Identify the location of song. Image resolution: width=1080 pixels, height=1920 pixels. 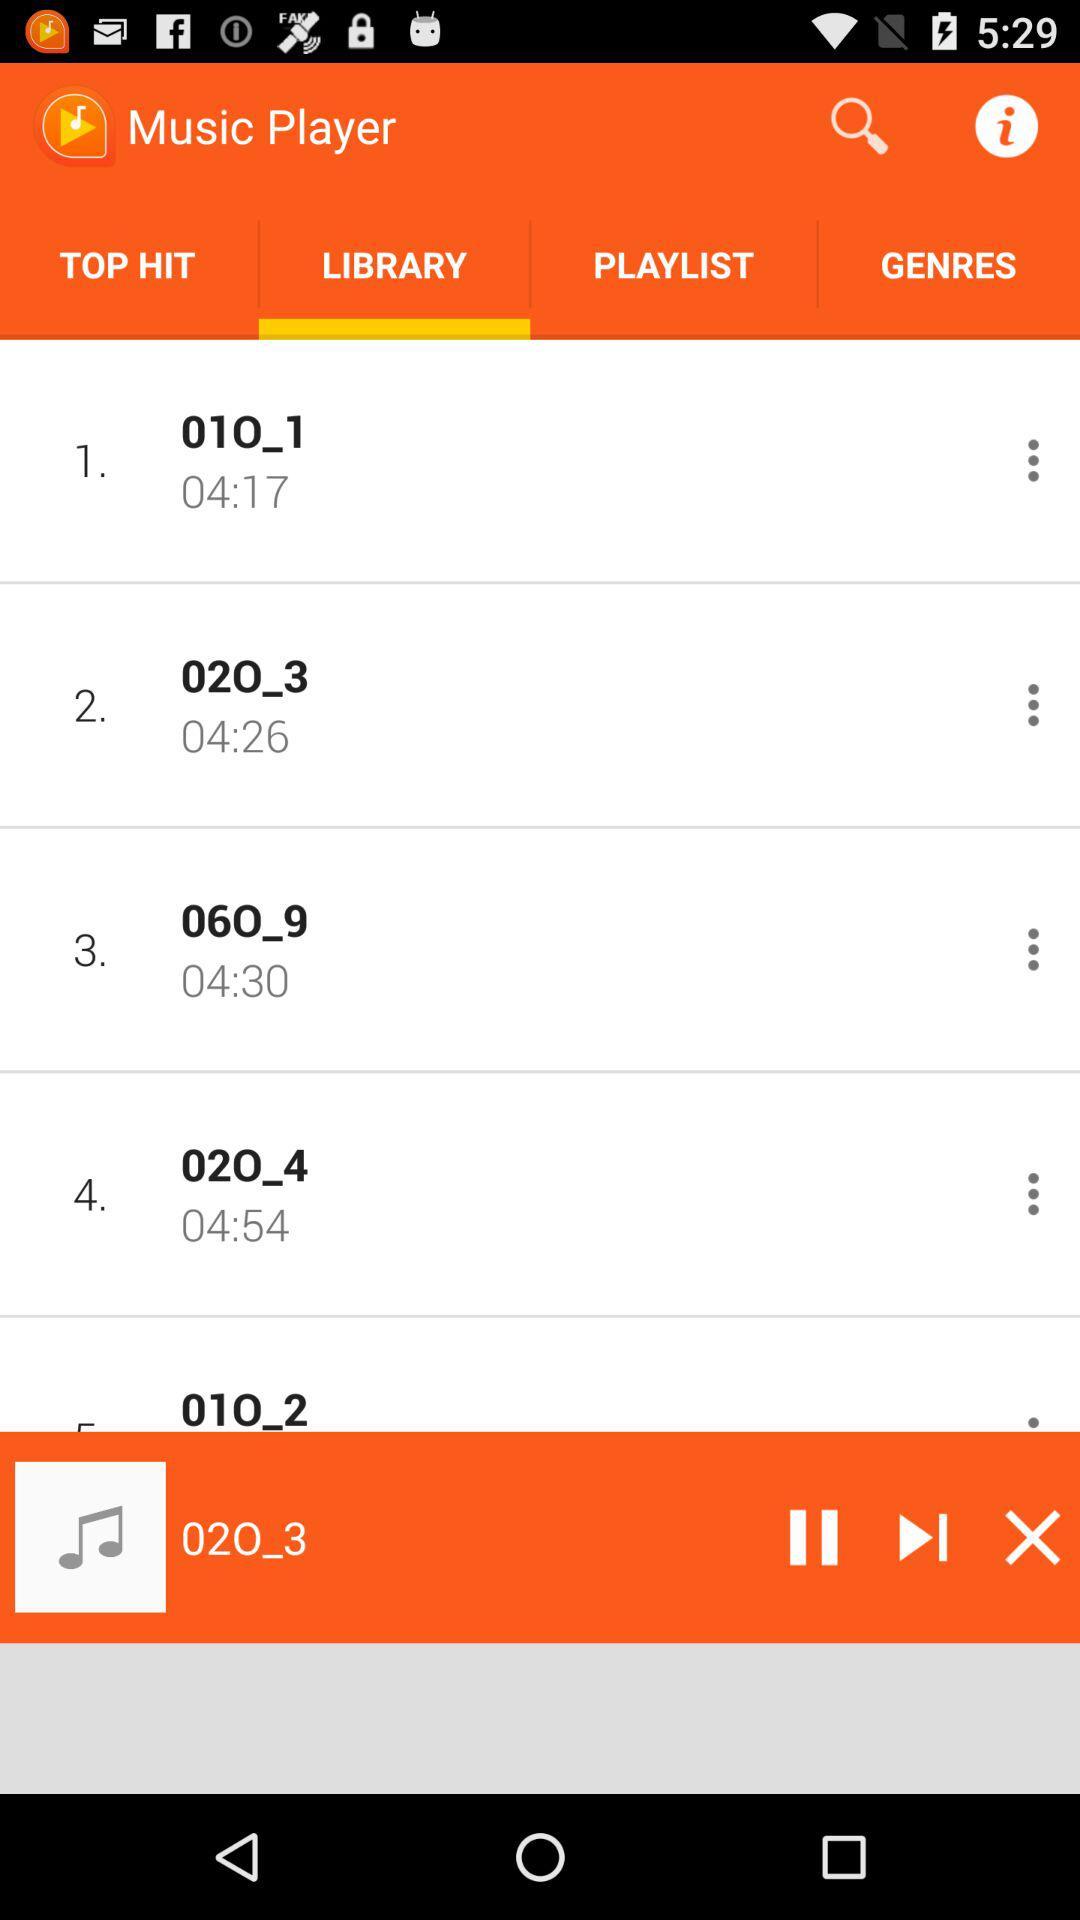
(1033, 948).